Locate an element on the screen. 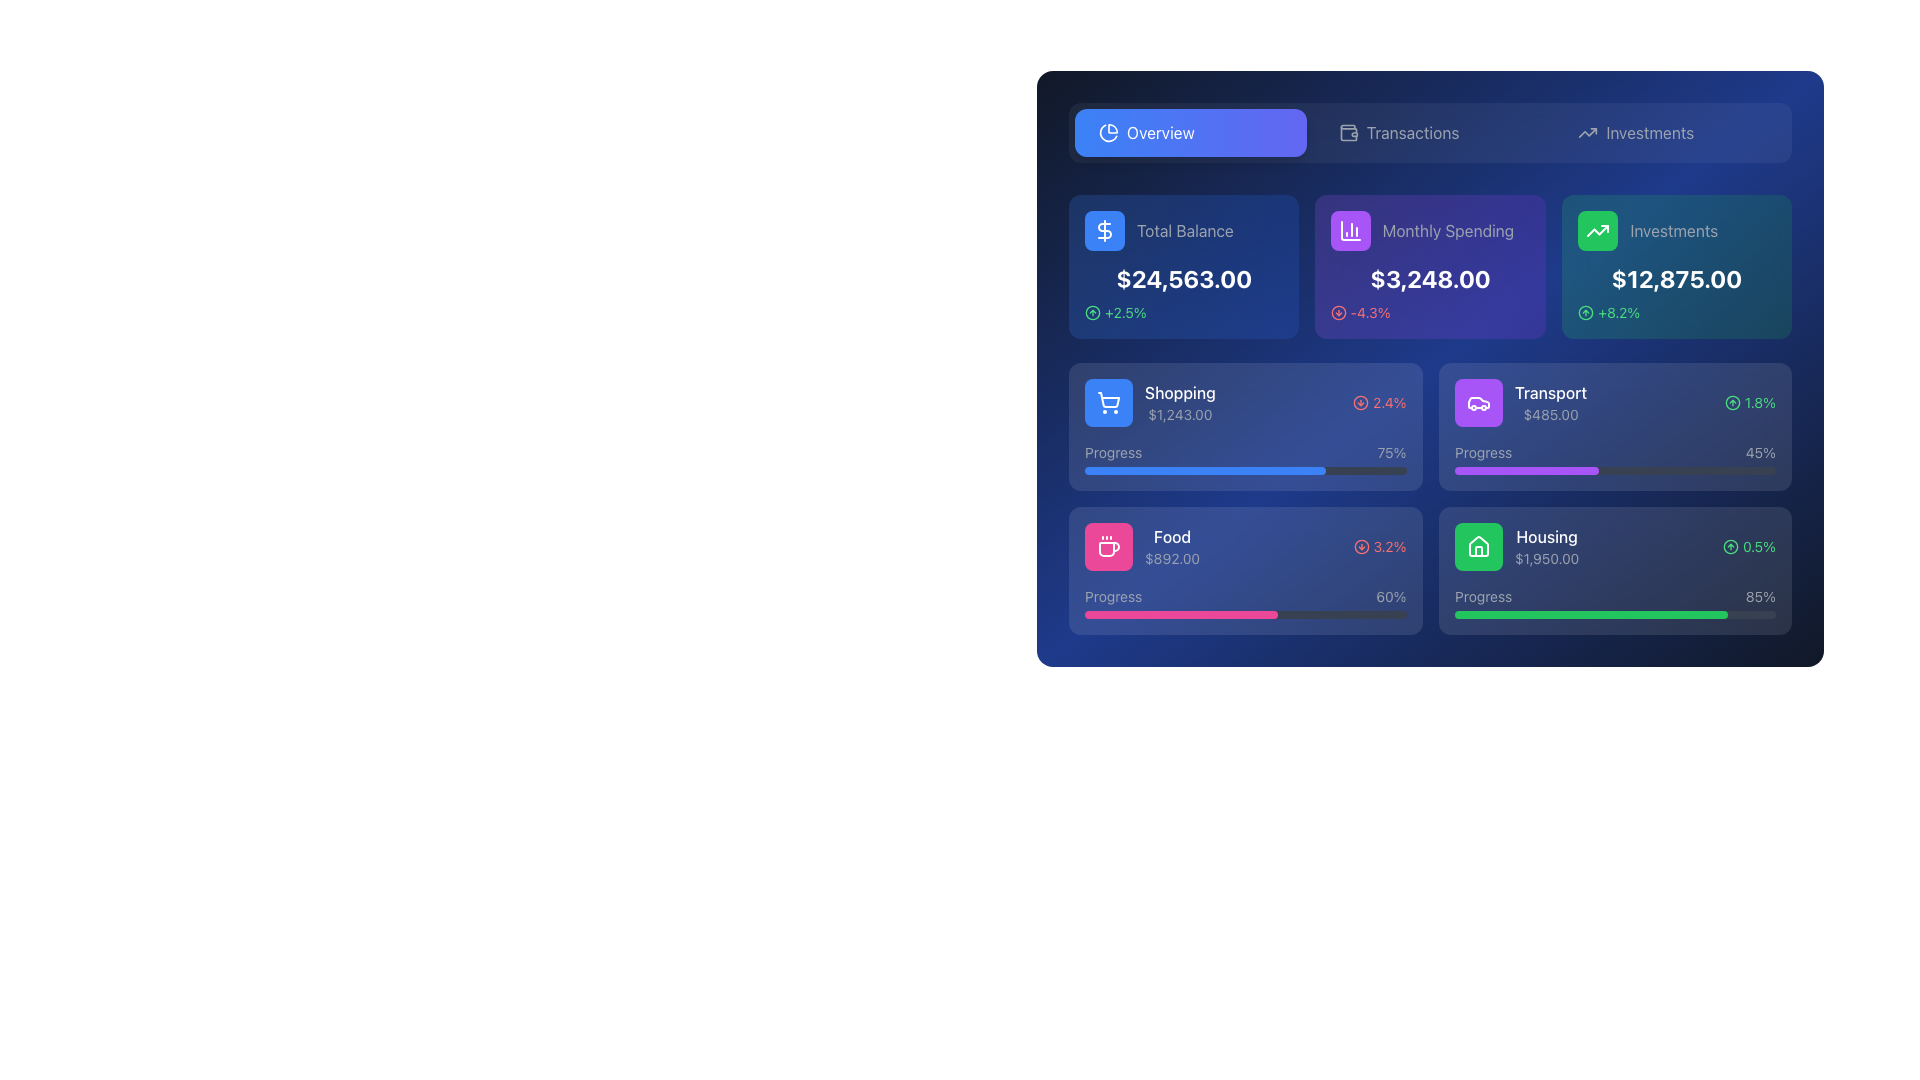 The width and height of the screenshot is (1920, 1080). the house icon located at the bottom-right of the 'Housing' summary card, which features a triangular roof and rectangular base, along with a door or window in its center is located at coordinates (1478, 546).